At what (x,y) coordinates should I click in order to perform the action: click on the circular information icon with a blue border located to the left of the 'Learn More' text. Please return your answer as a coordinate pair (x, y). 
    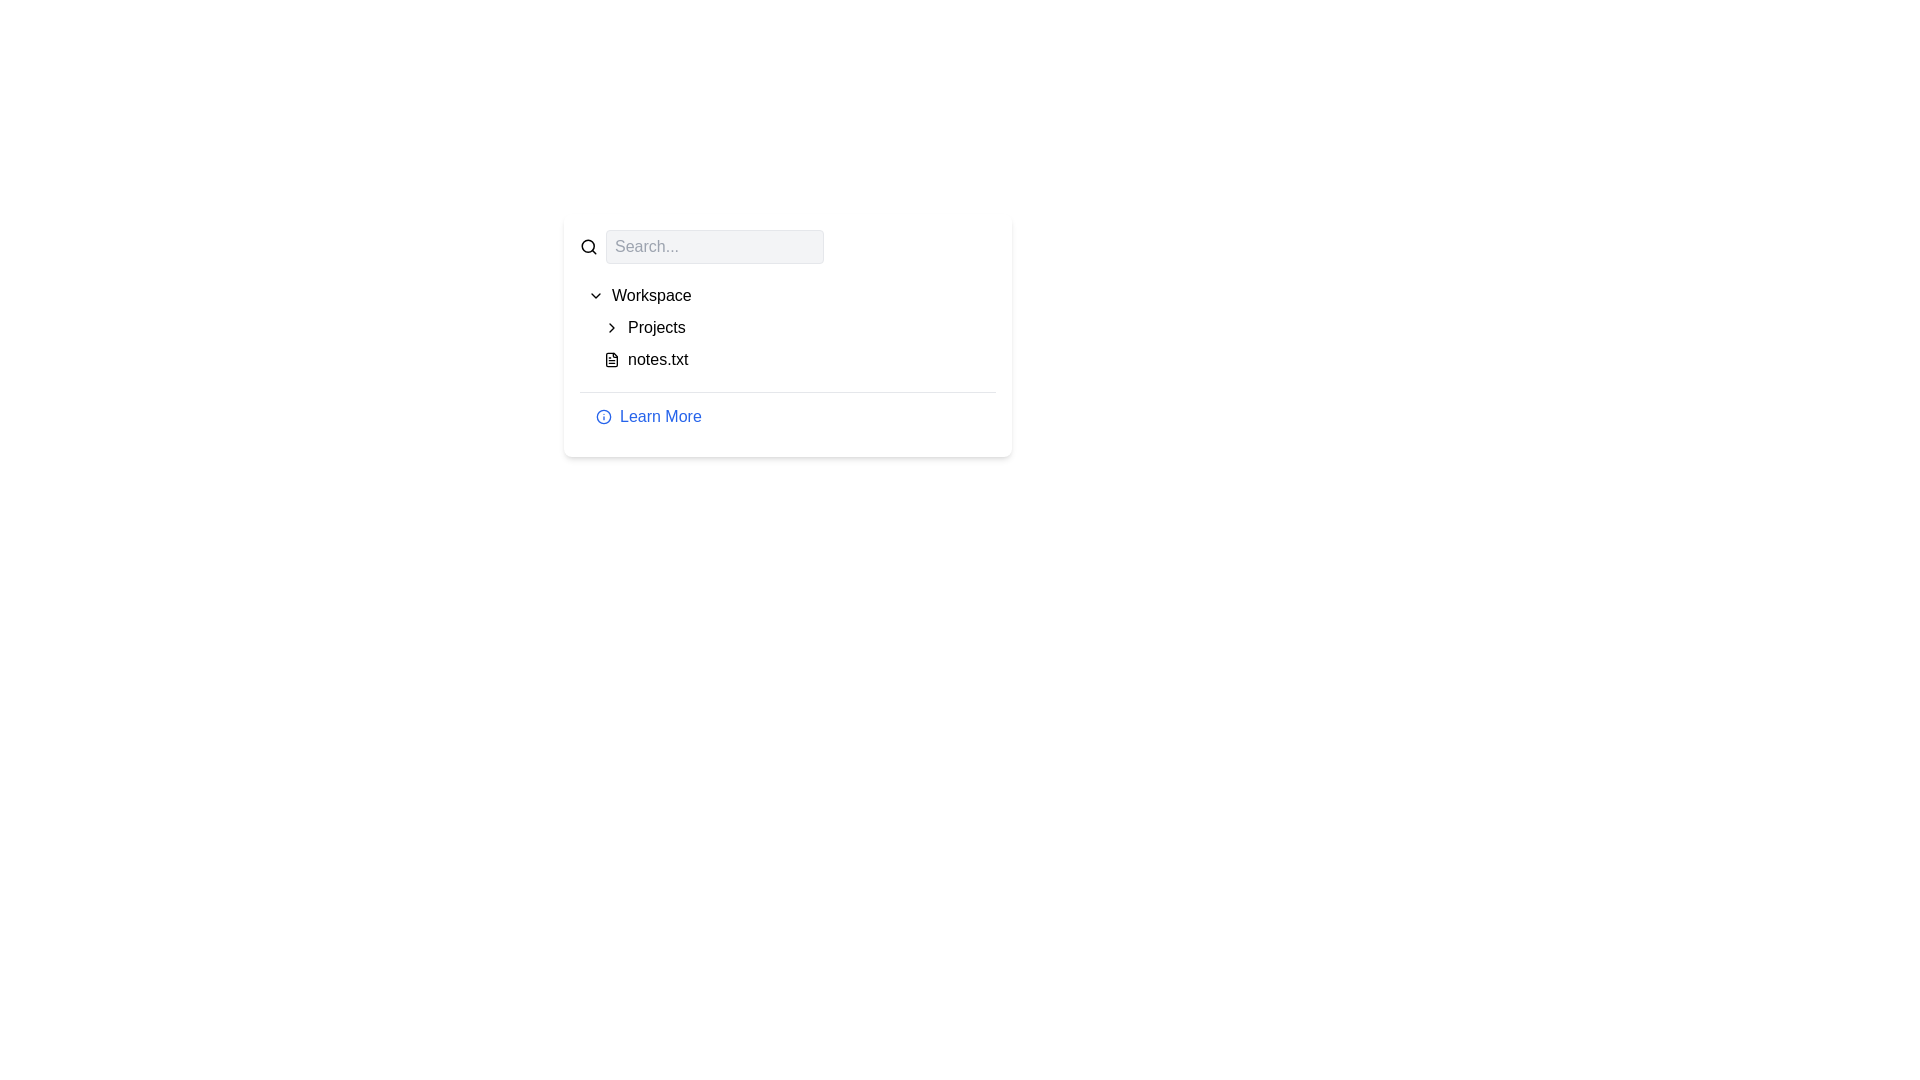
    Looking at the image, I should click on (603, 415).